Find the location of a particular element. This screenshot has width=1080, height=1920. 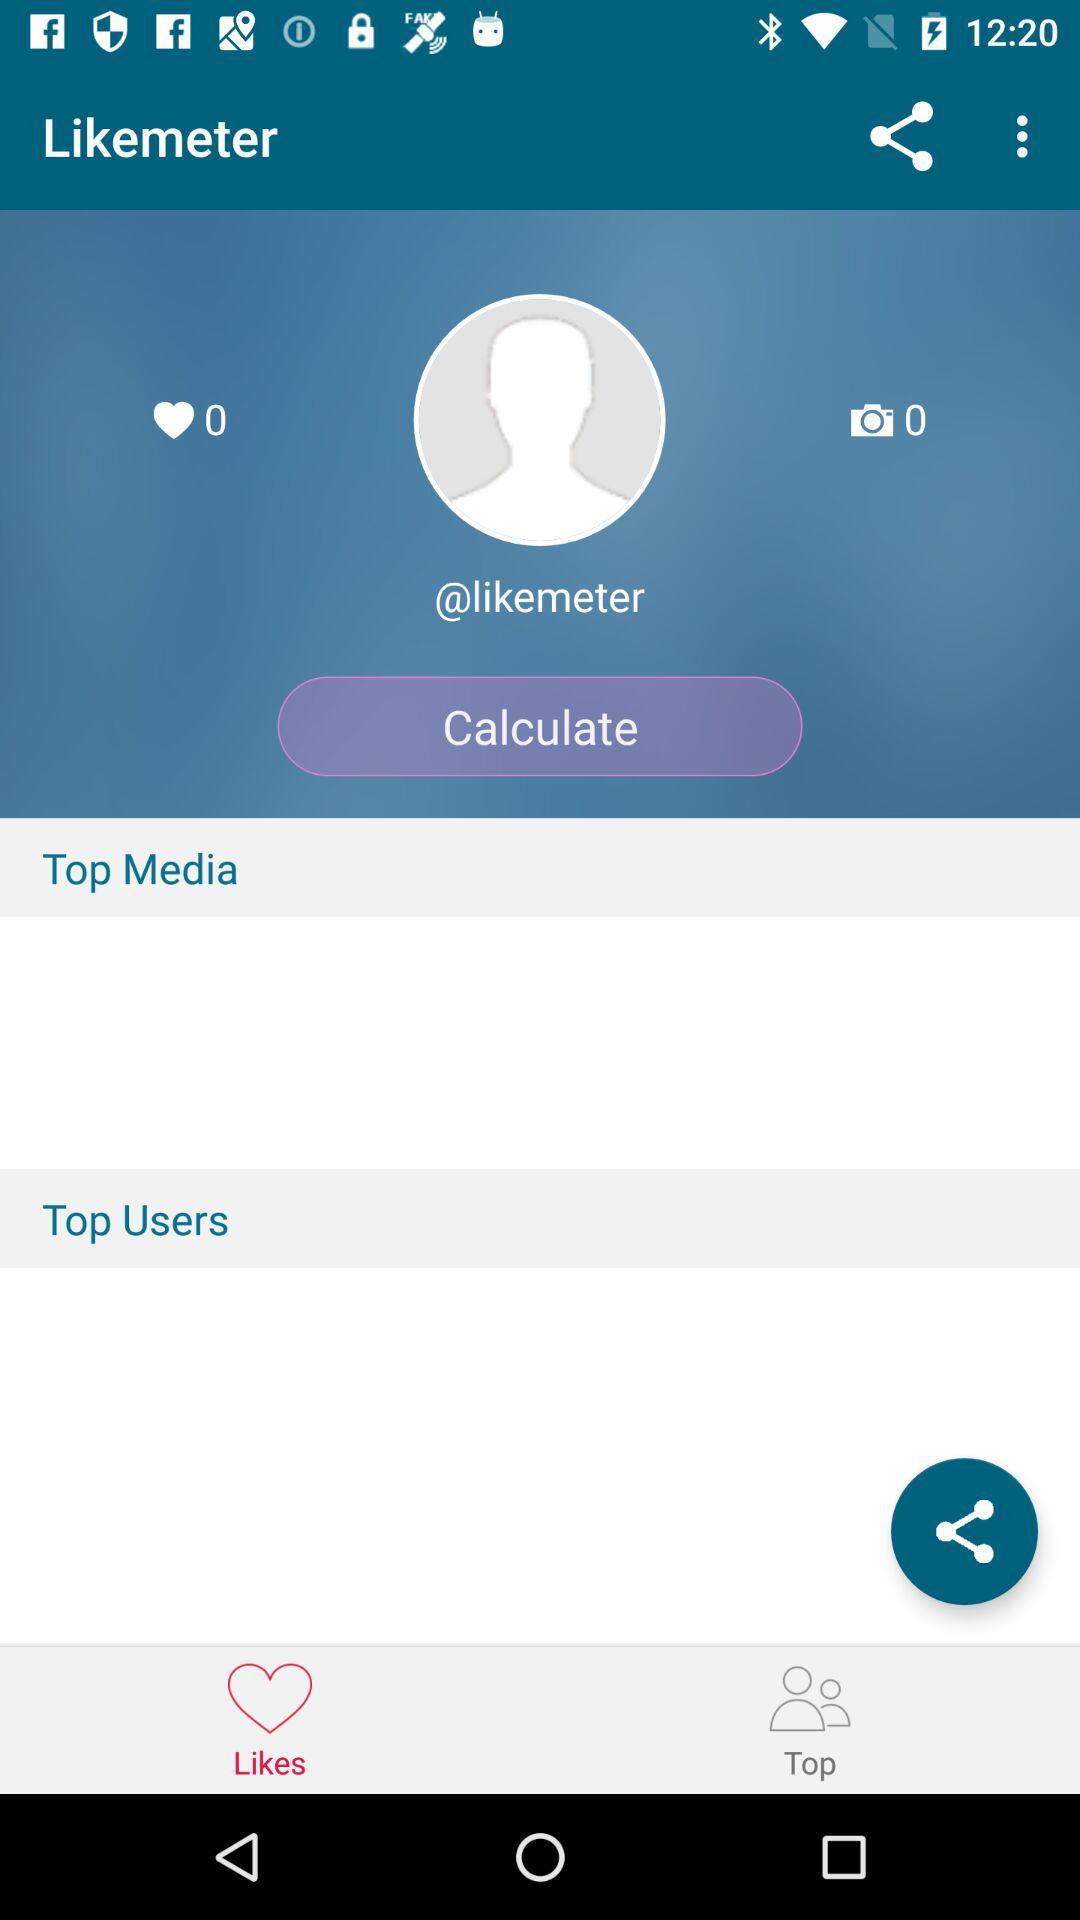

share is located at coordinates (963, 1530).